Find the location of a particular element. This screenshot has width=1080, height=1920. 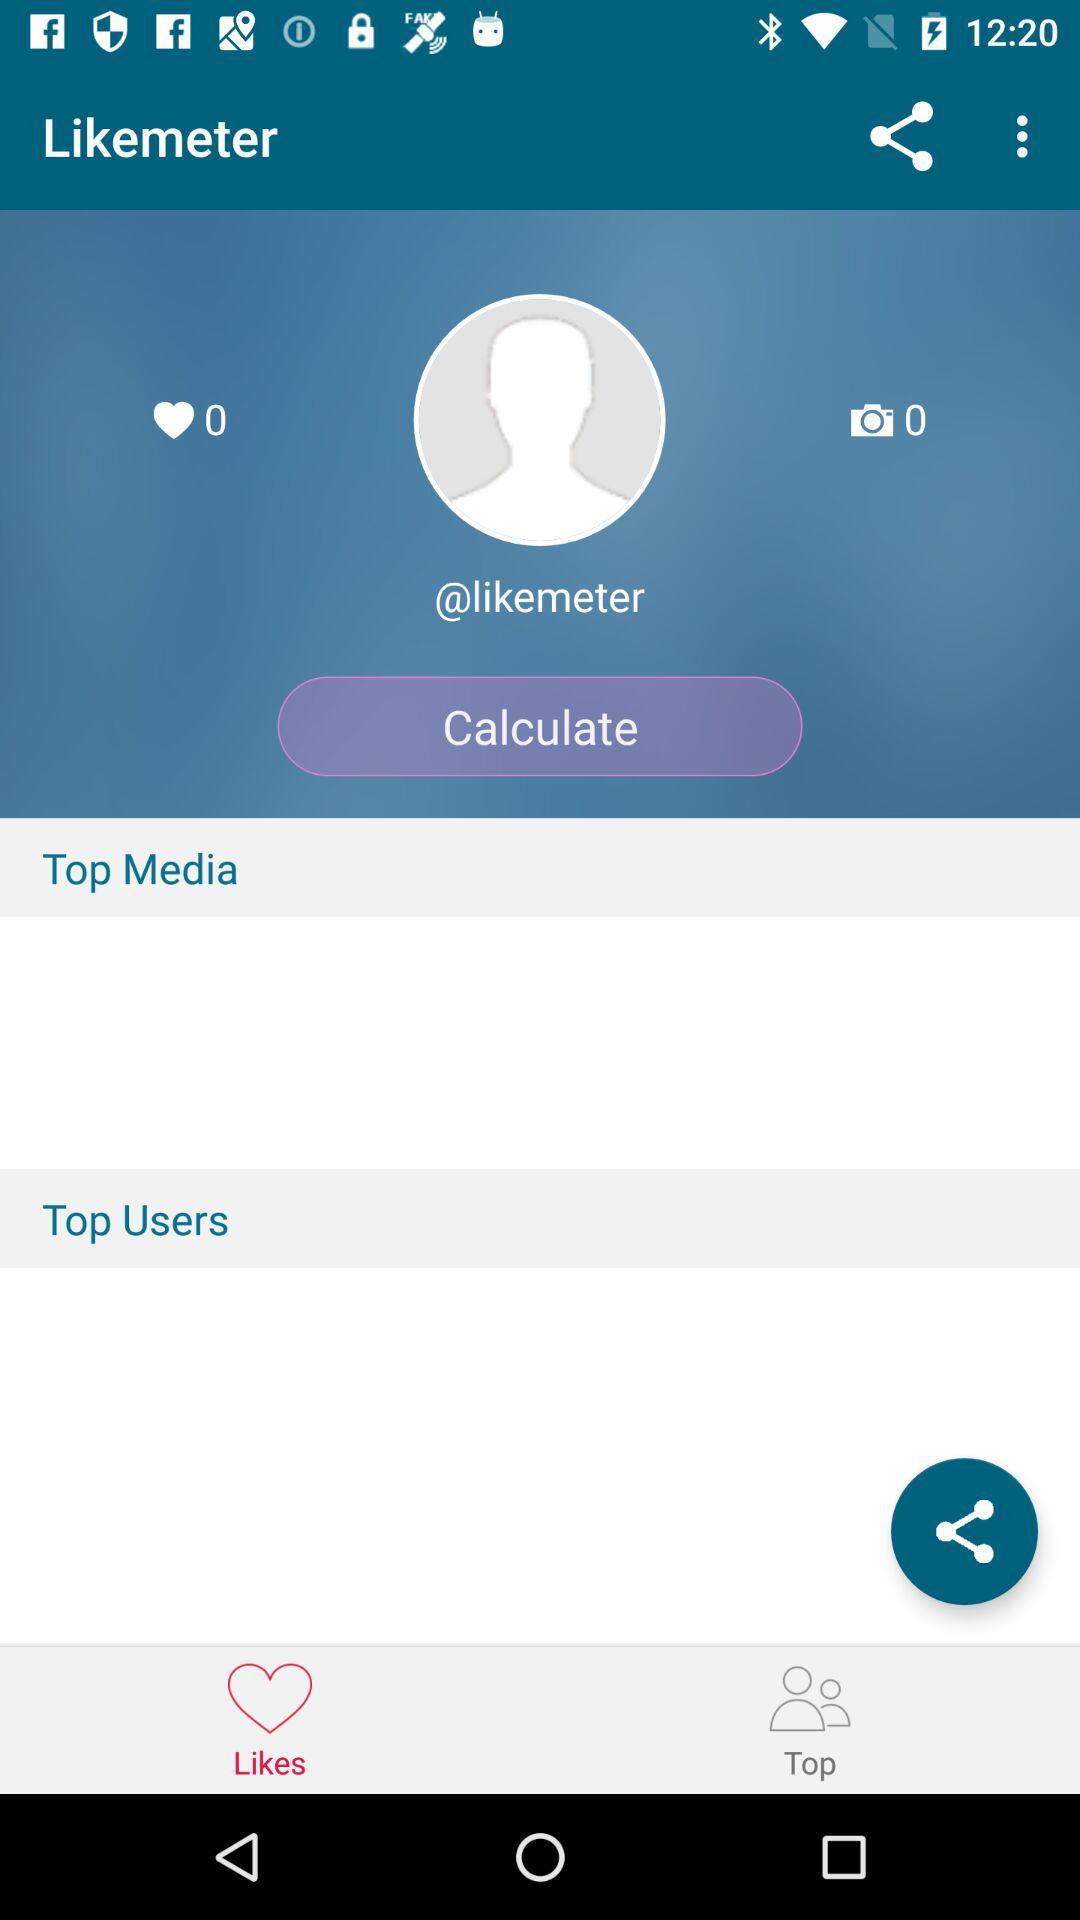

share is located at coordinates (963, 1530).